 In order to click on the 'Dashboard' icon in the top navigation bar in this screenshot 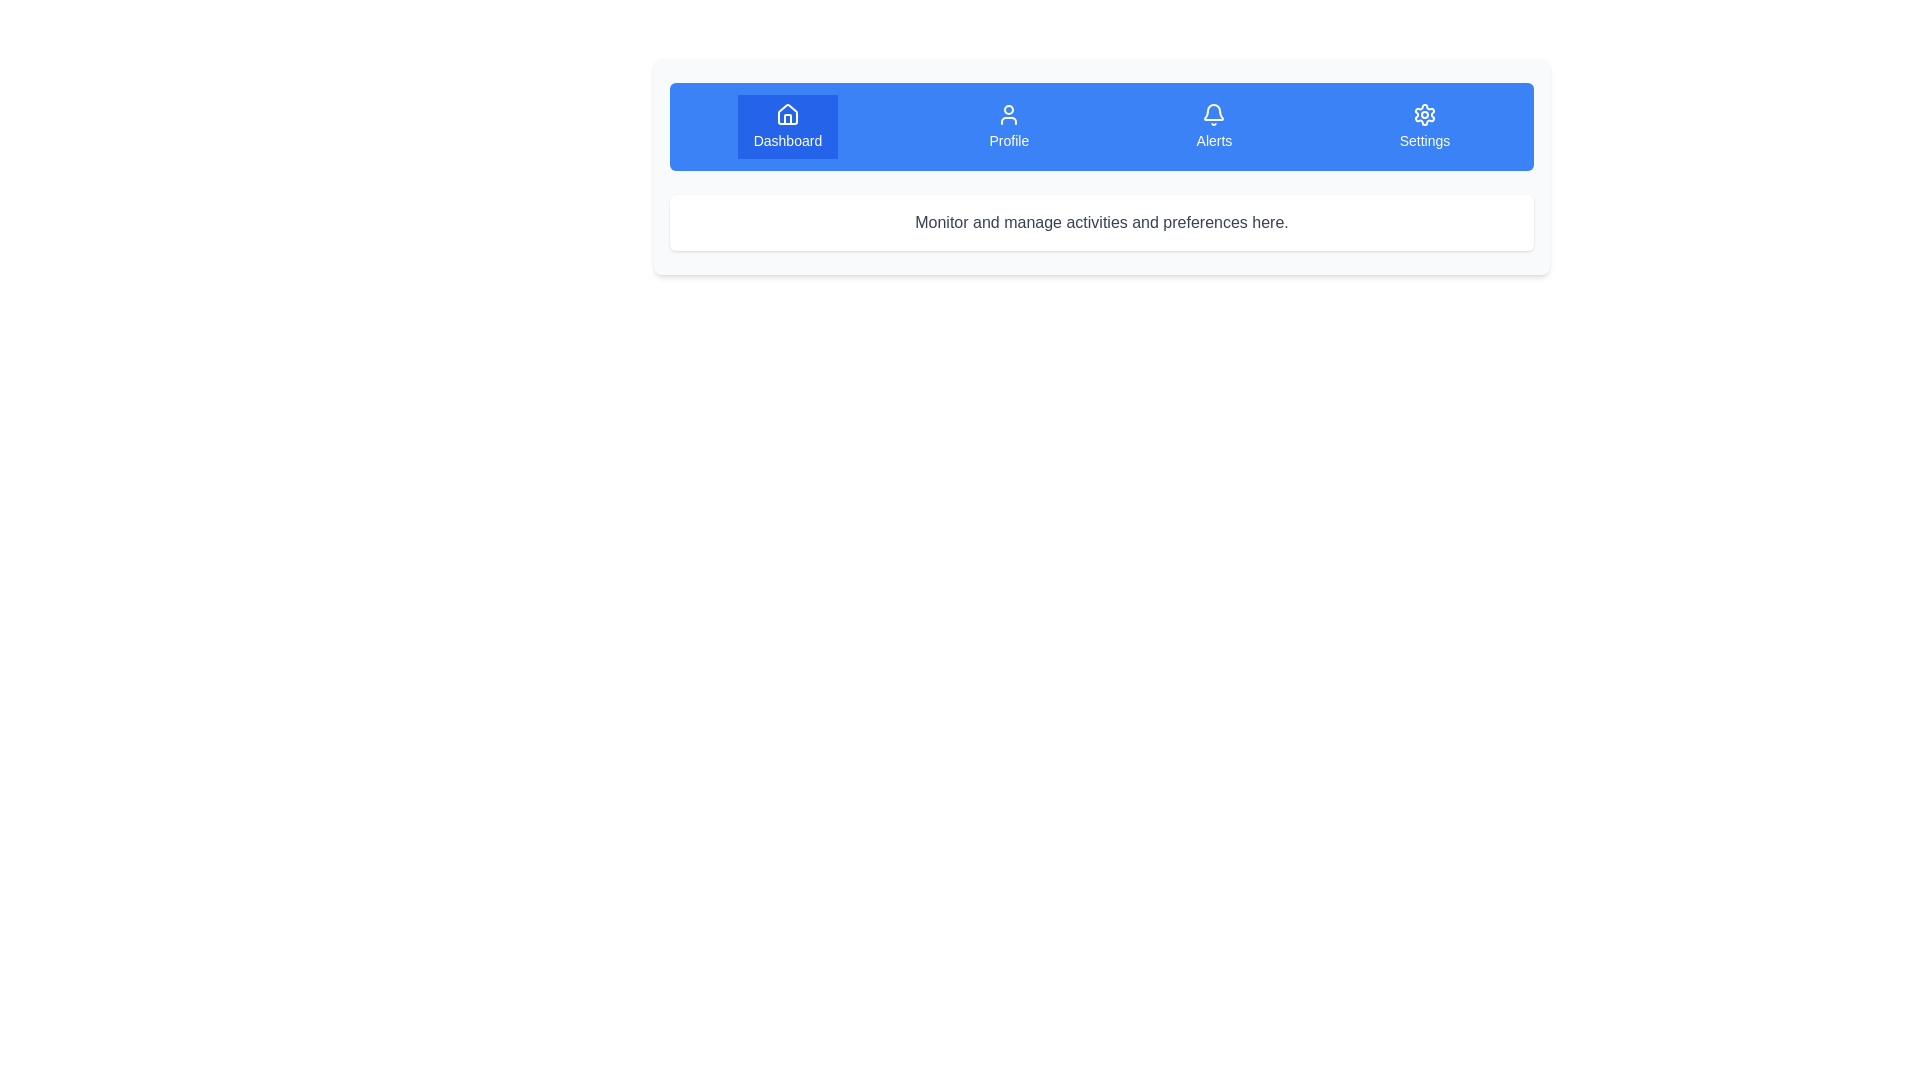, I will do `click(786, 114)`.